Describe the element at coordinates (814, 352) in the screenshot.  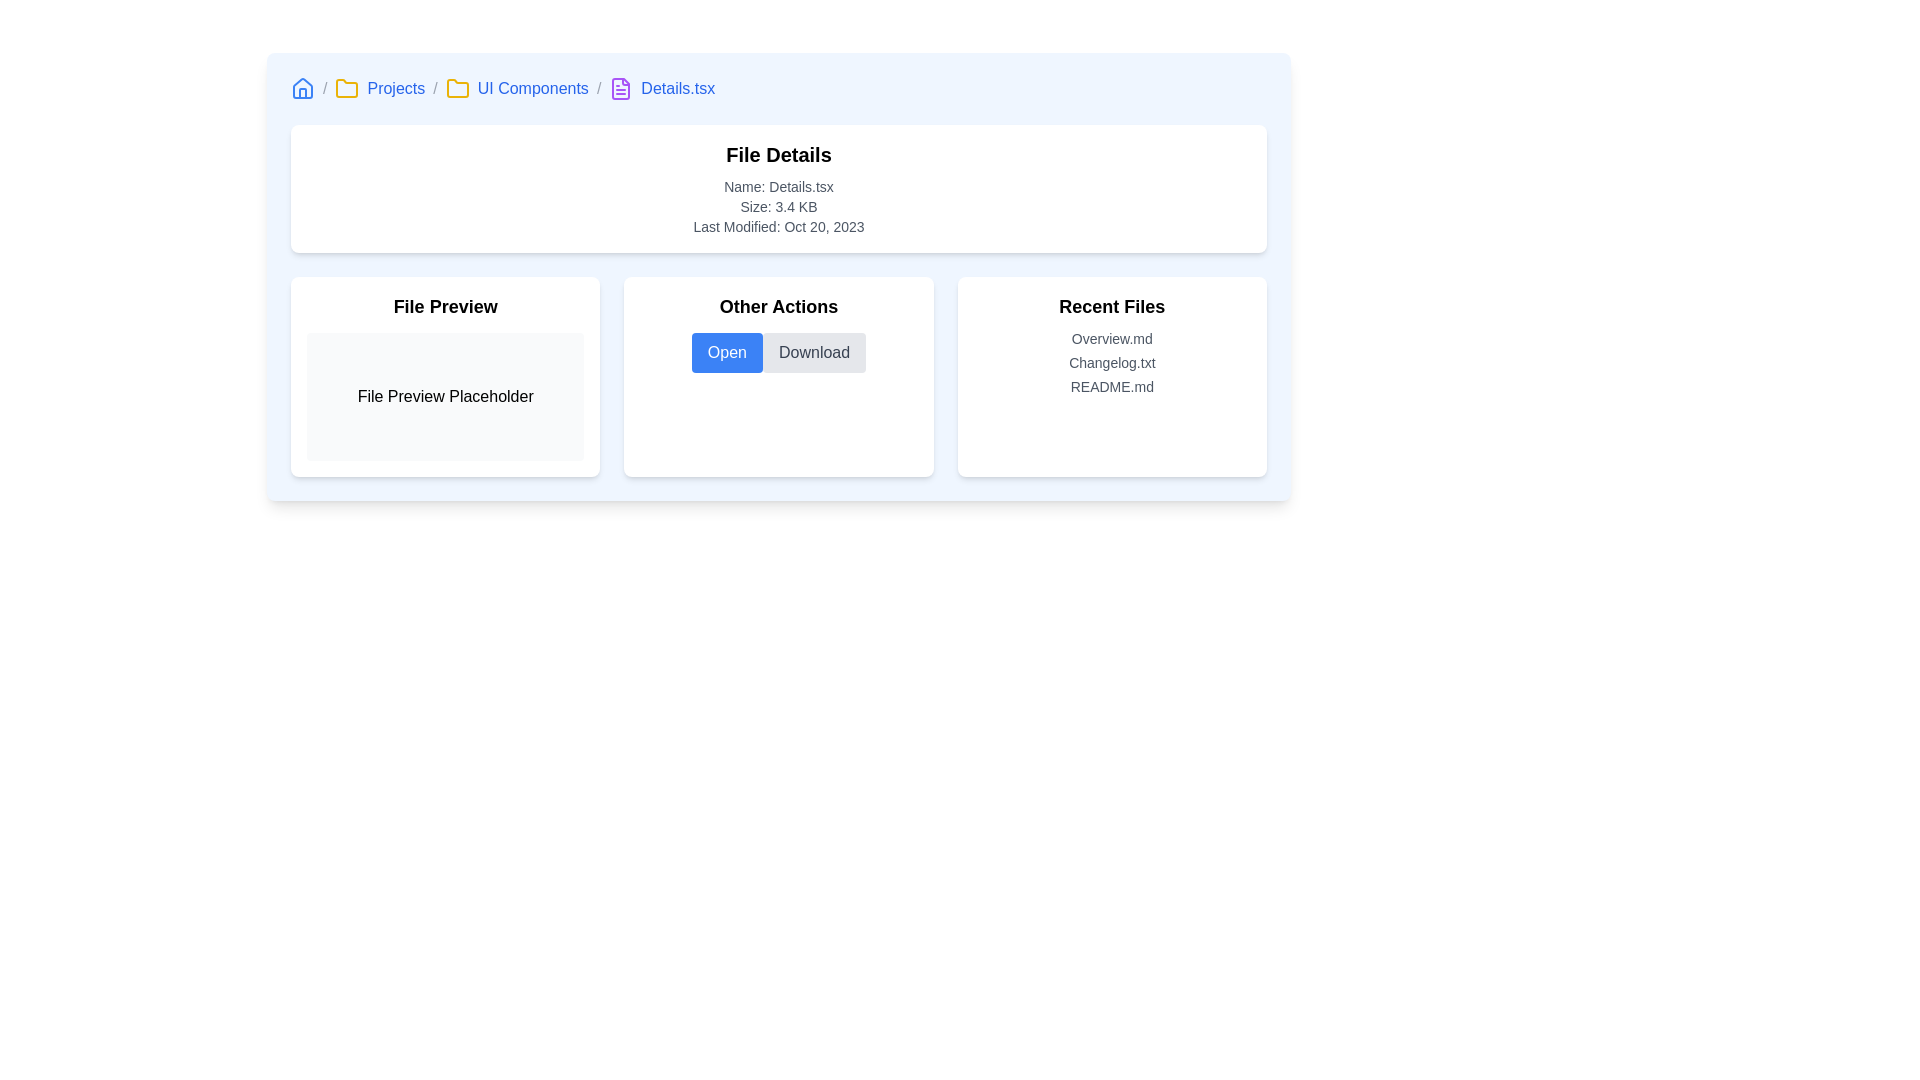
I see `the download button located within the 'Other Actions' card, positioned below the title and adjacent to the 'Open' button, to see the focus ring` at that location.